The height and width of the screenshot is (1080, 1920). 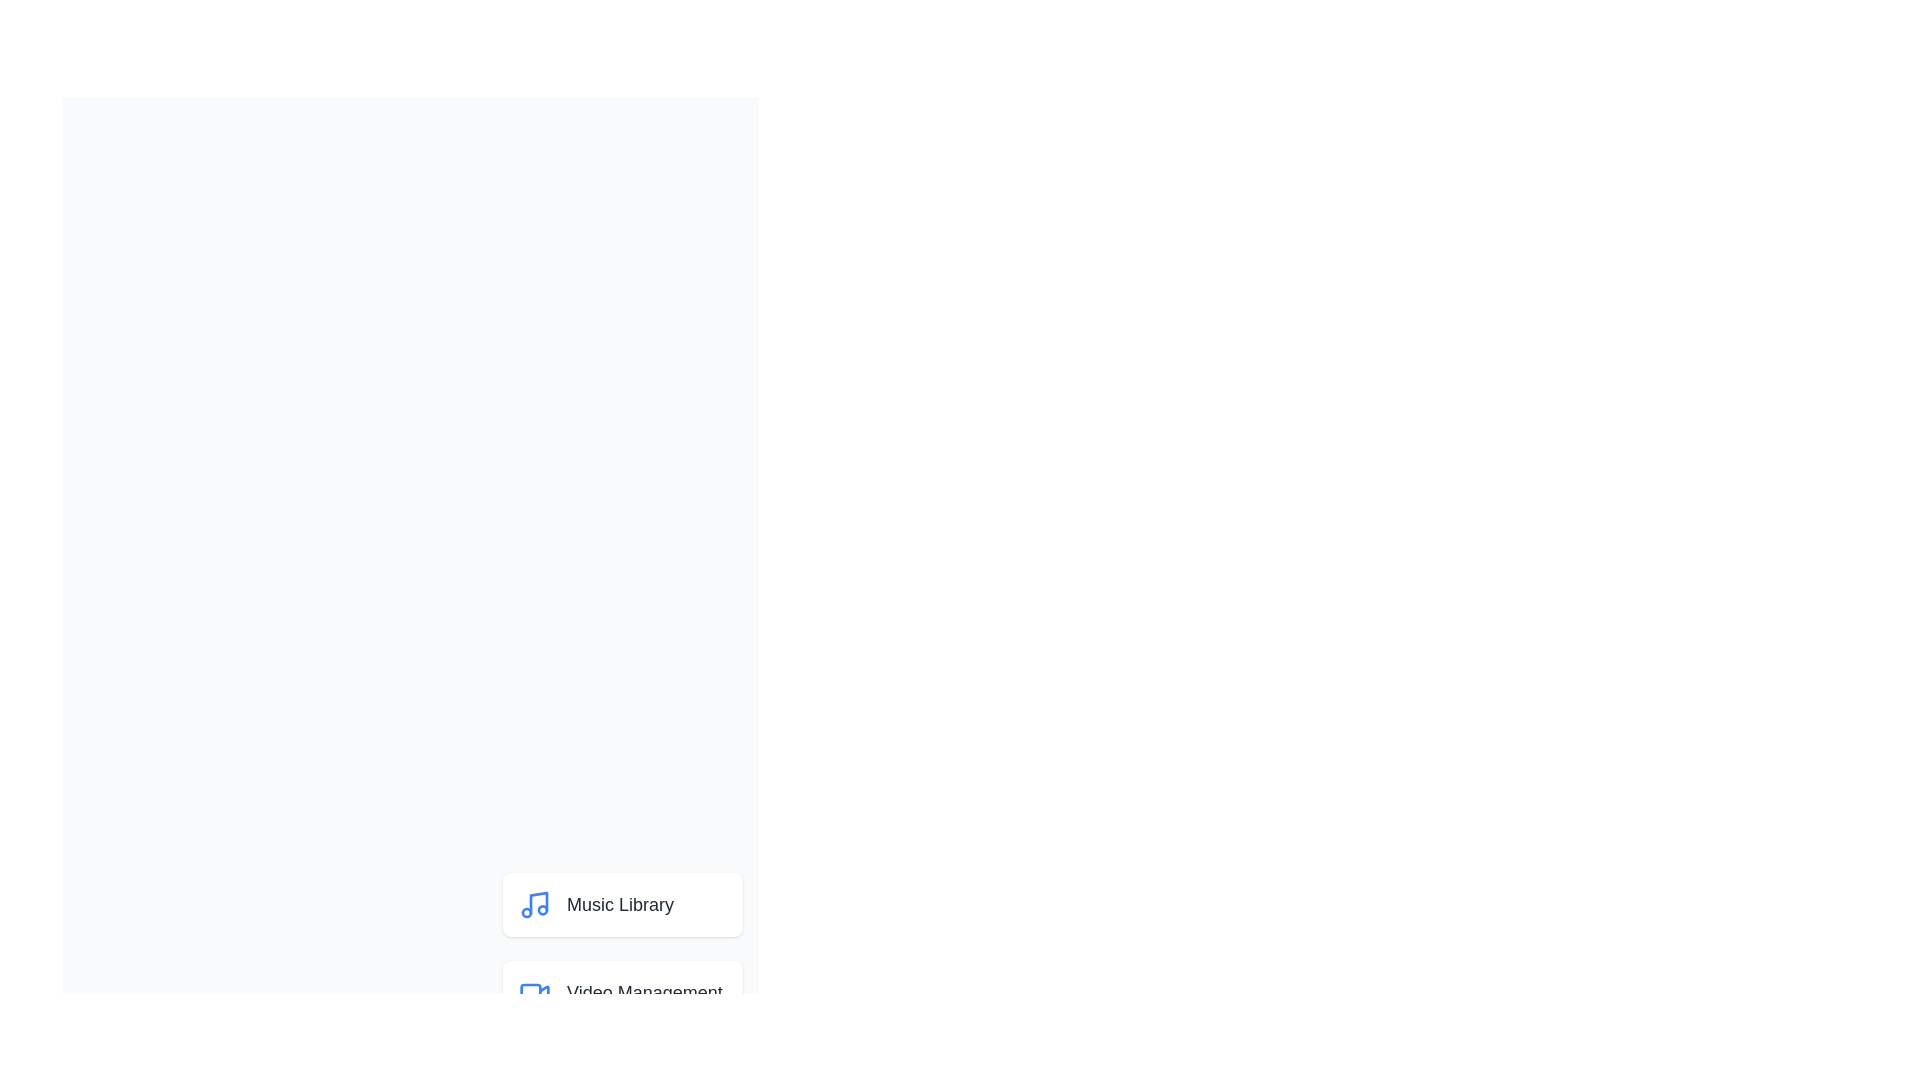 What do you see at coordinates (622, 905) in the screenshot?
I see `the menu item Music Library` at bounding box center [622, 905].